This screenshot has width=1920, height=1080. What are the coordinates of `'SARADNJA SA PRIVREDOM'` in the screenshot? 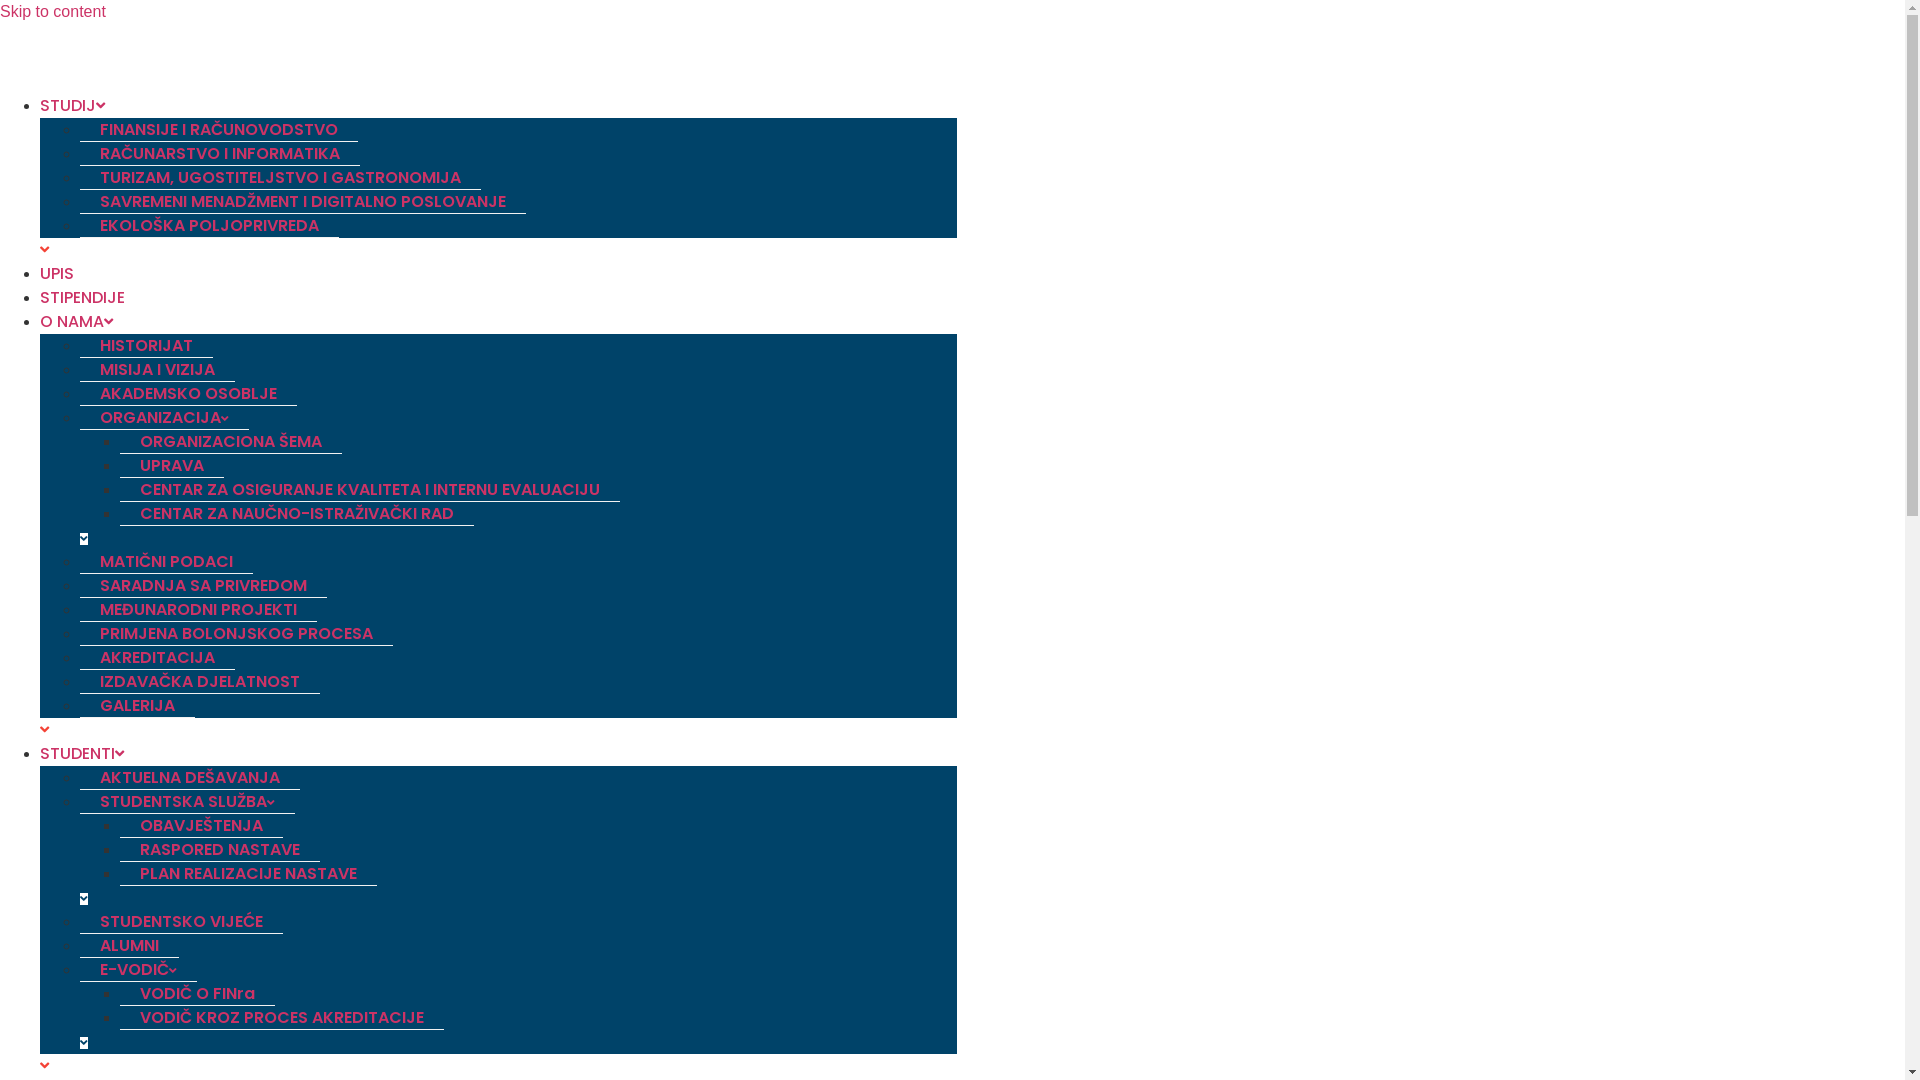 It's located at (203, 585).